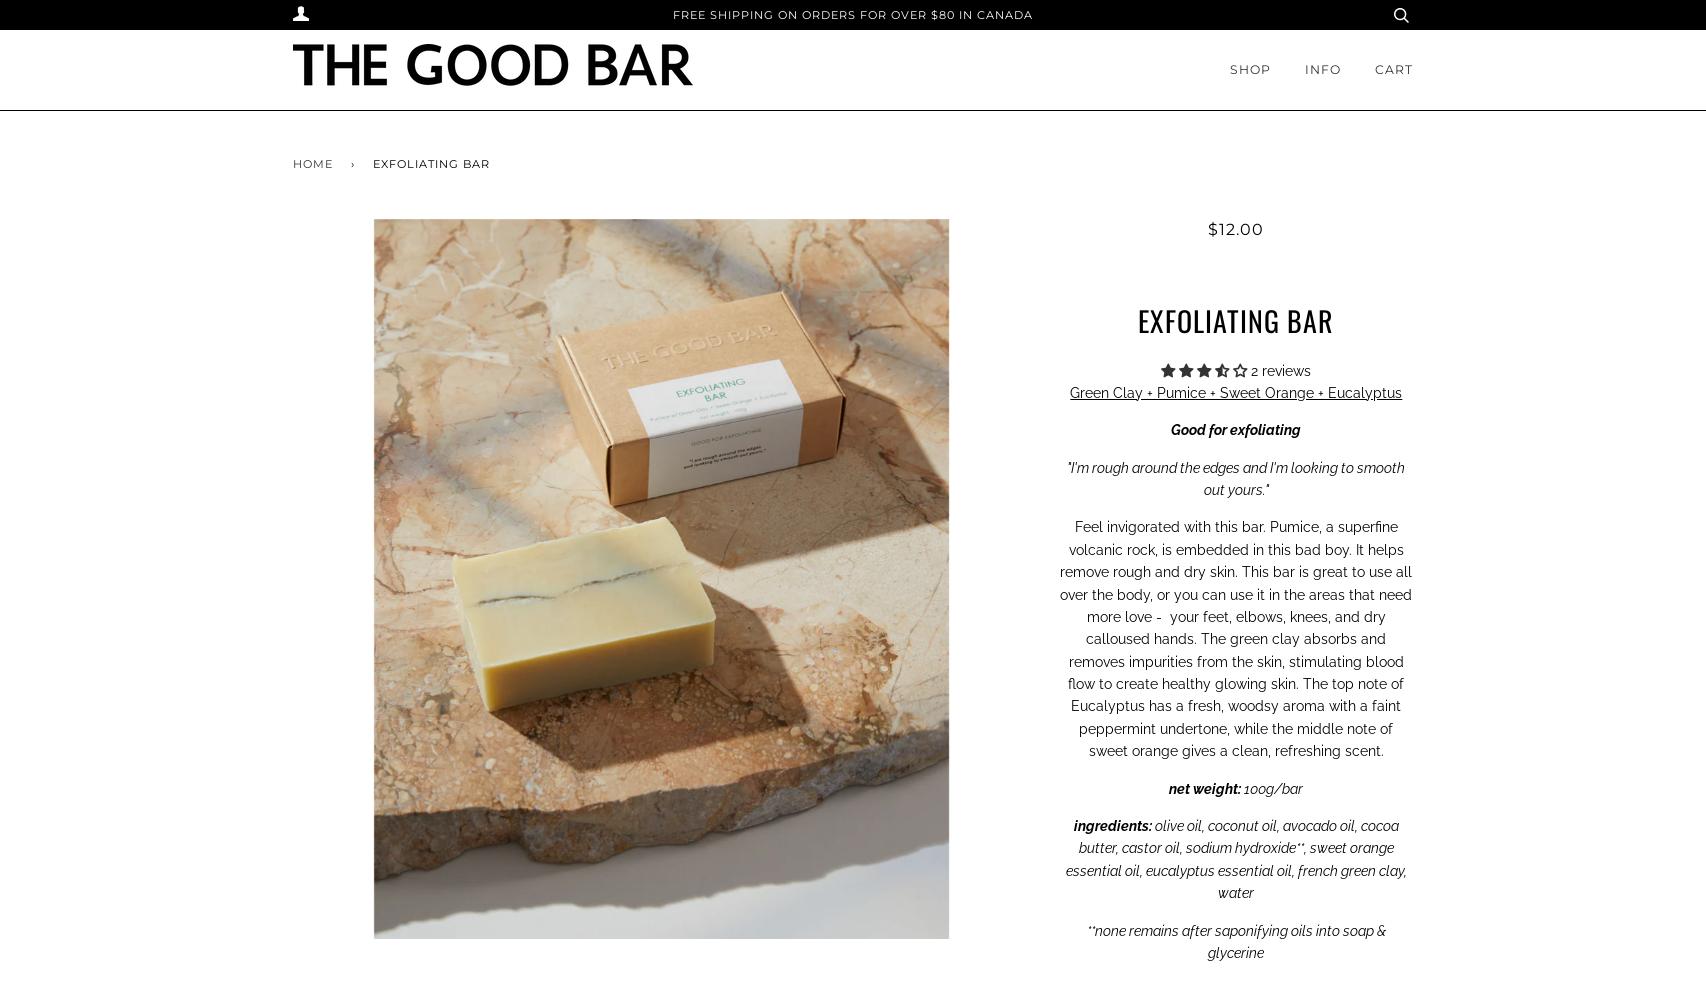 Image resolution: width=1706 pixels, height=982 pixels. What do you see at coordinates (1065, 859) in the screenshot?
I see `'coconut oil, avocado oil, cocoa butter, castor oil, sodium hydroxide**, sweet orange essential oil, eucalyptus essential oil, french green clay, water'` at bounding box center [1065, 859].